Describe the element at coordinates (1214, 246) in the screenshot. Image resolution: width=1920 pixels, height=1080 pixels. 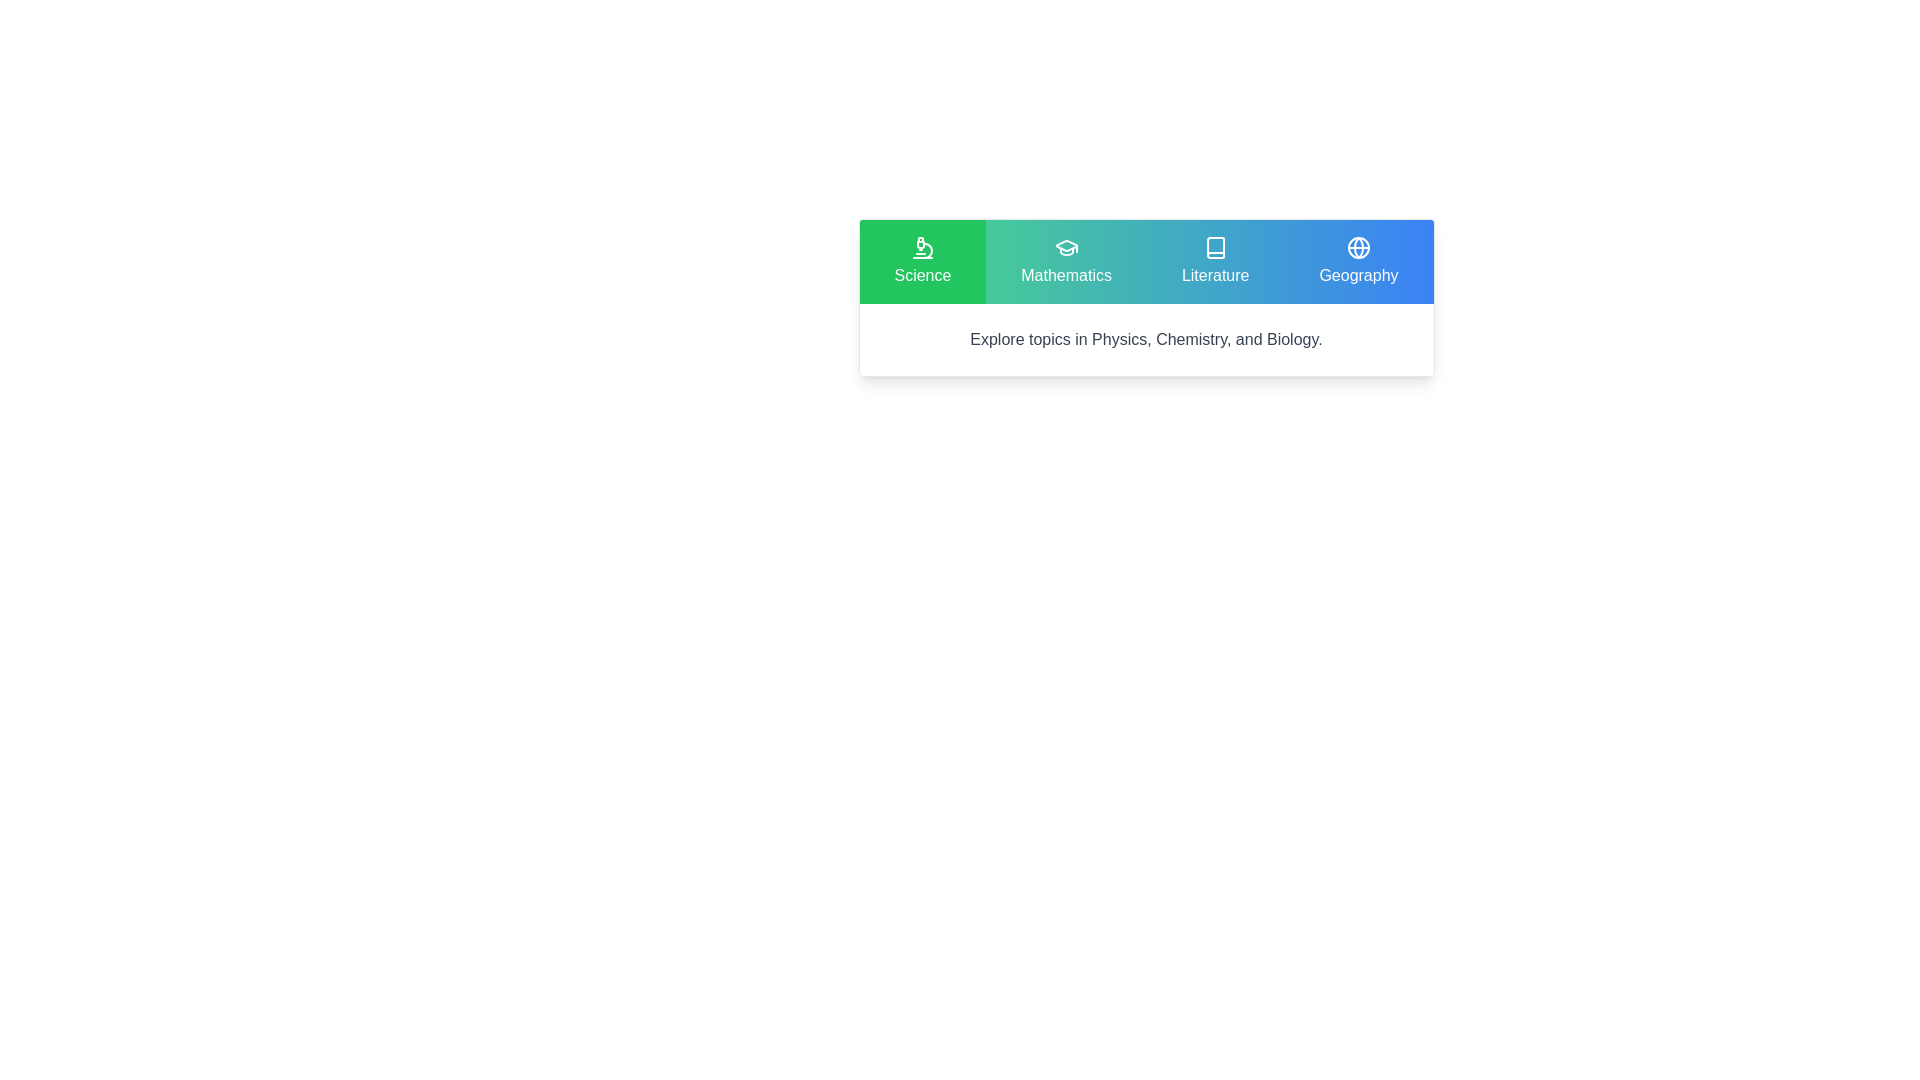
I see `the Literature button icon that resembles a book with a refined, outlined design, styled in white against a vivid blue background` at that location.